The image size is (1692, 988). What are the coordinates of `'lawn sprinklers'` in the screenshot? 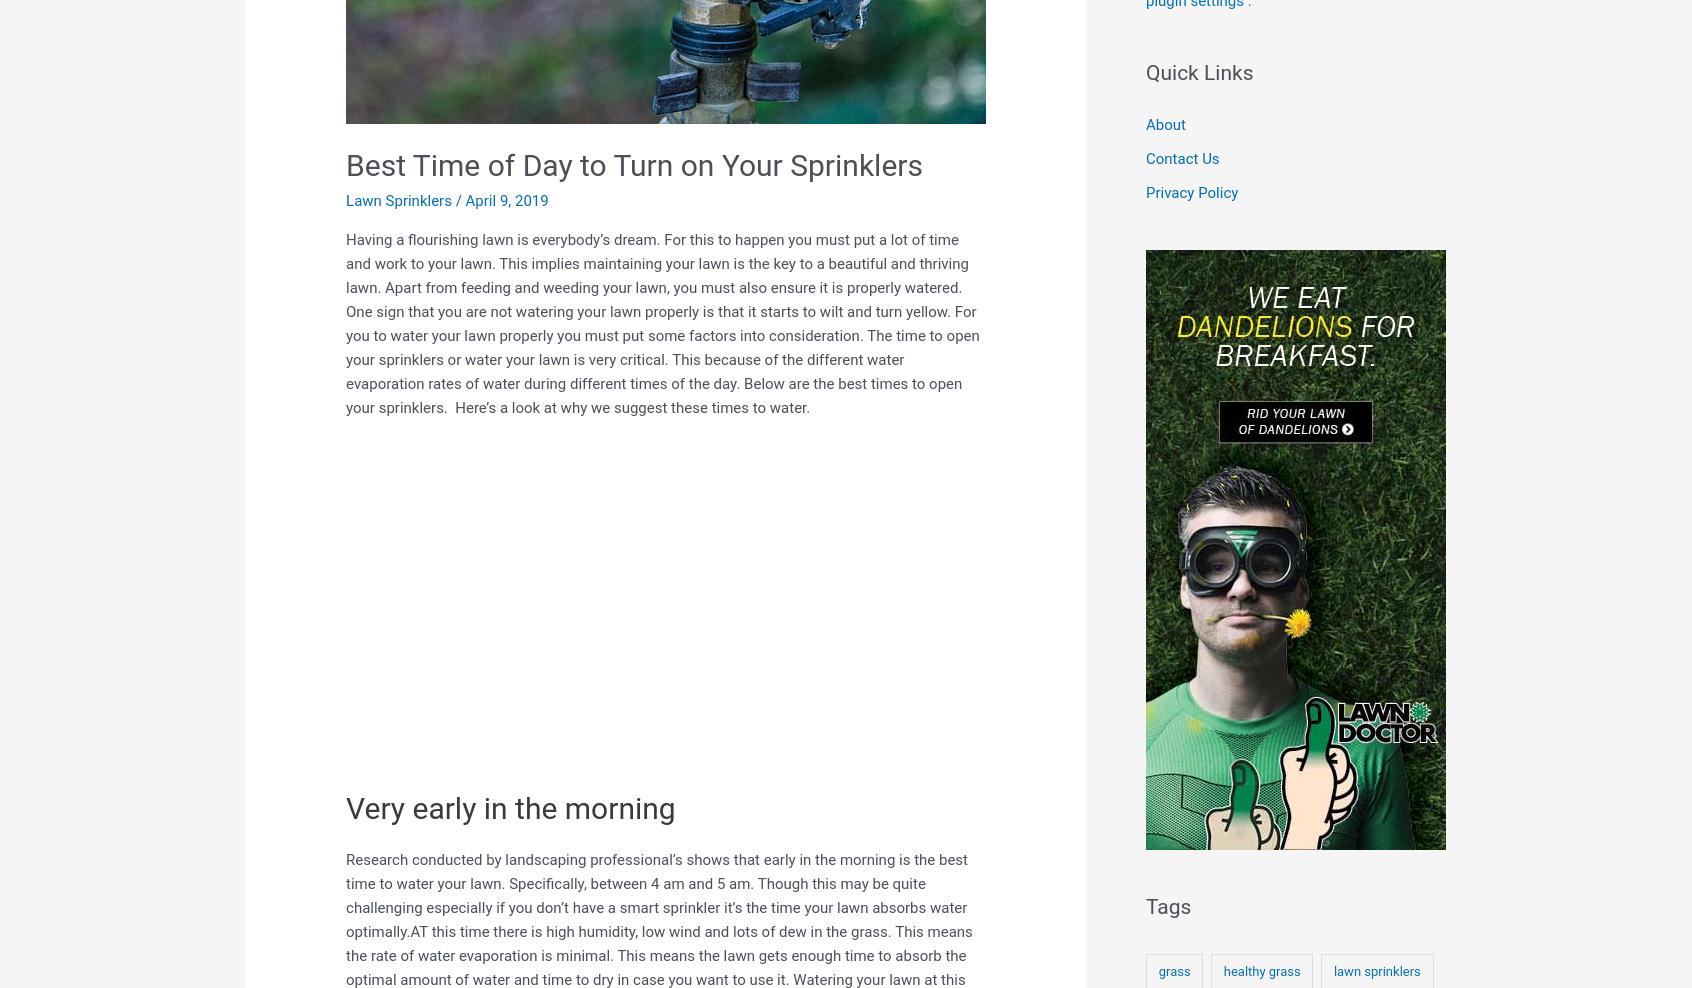 It's located at (1376, 970).